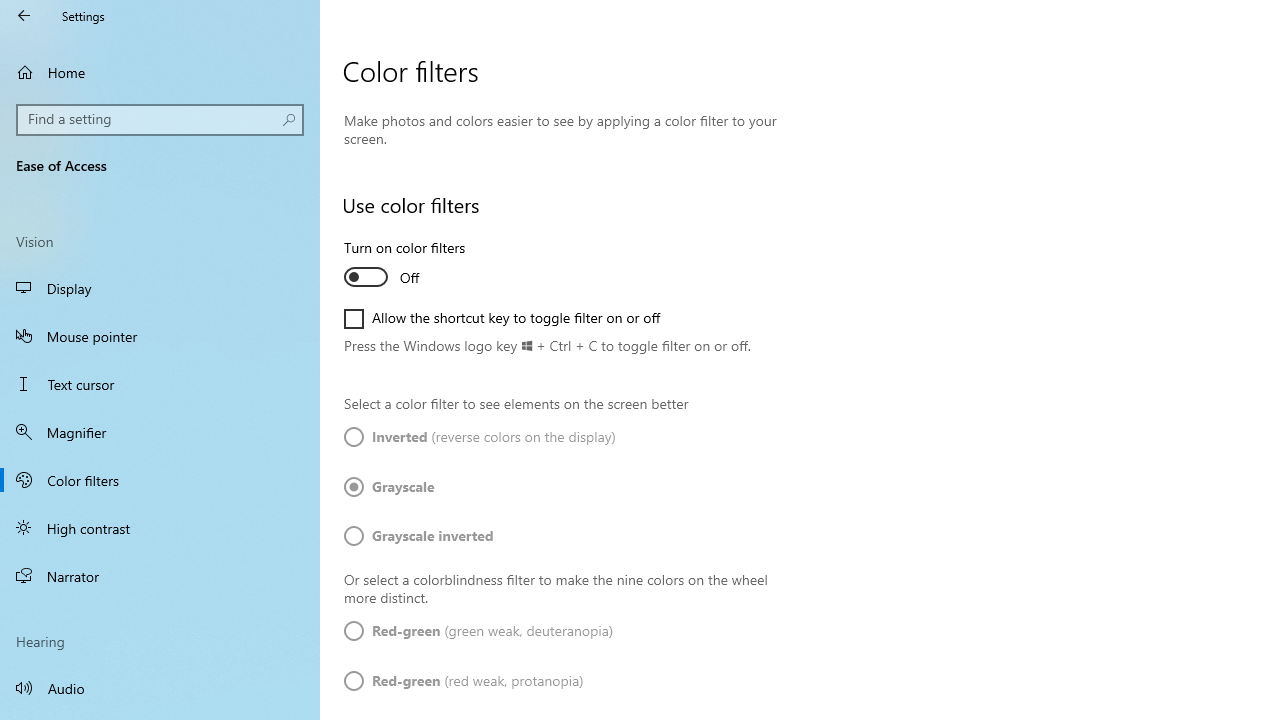  What do you see at coordinates (24, 15) in the screenshot?
I see `'Back'` at bounding box center [24, 15].